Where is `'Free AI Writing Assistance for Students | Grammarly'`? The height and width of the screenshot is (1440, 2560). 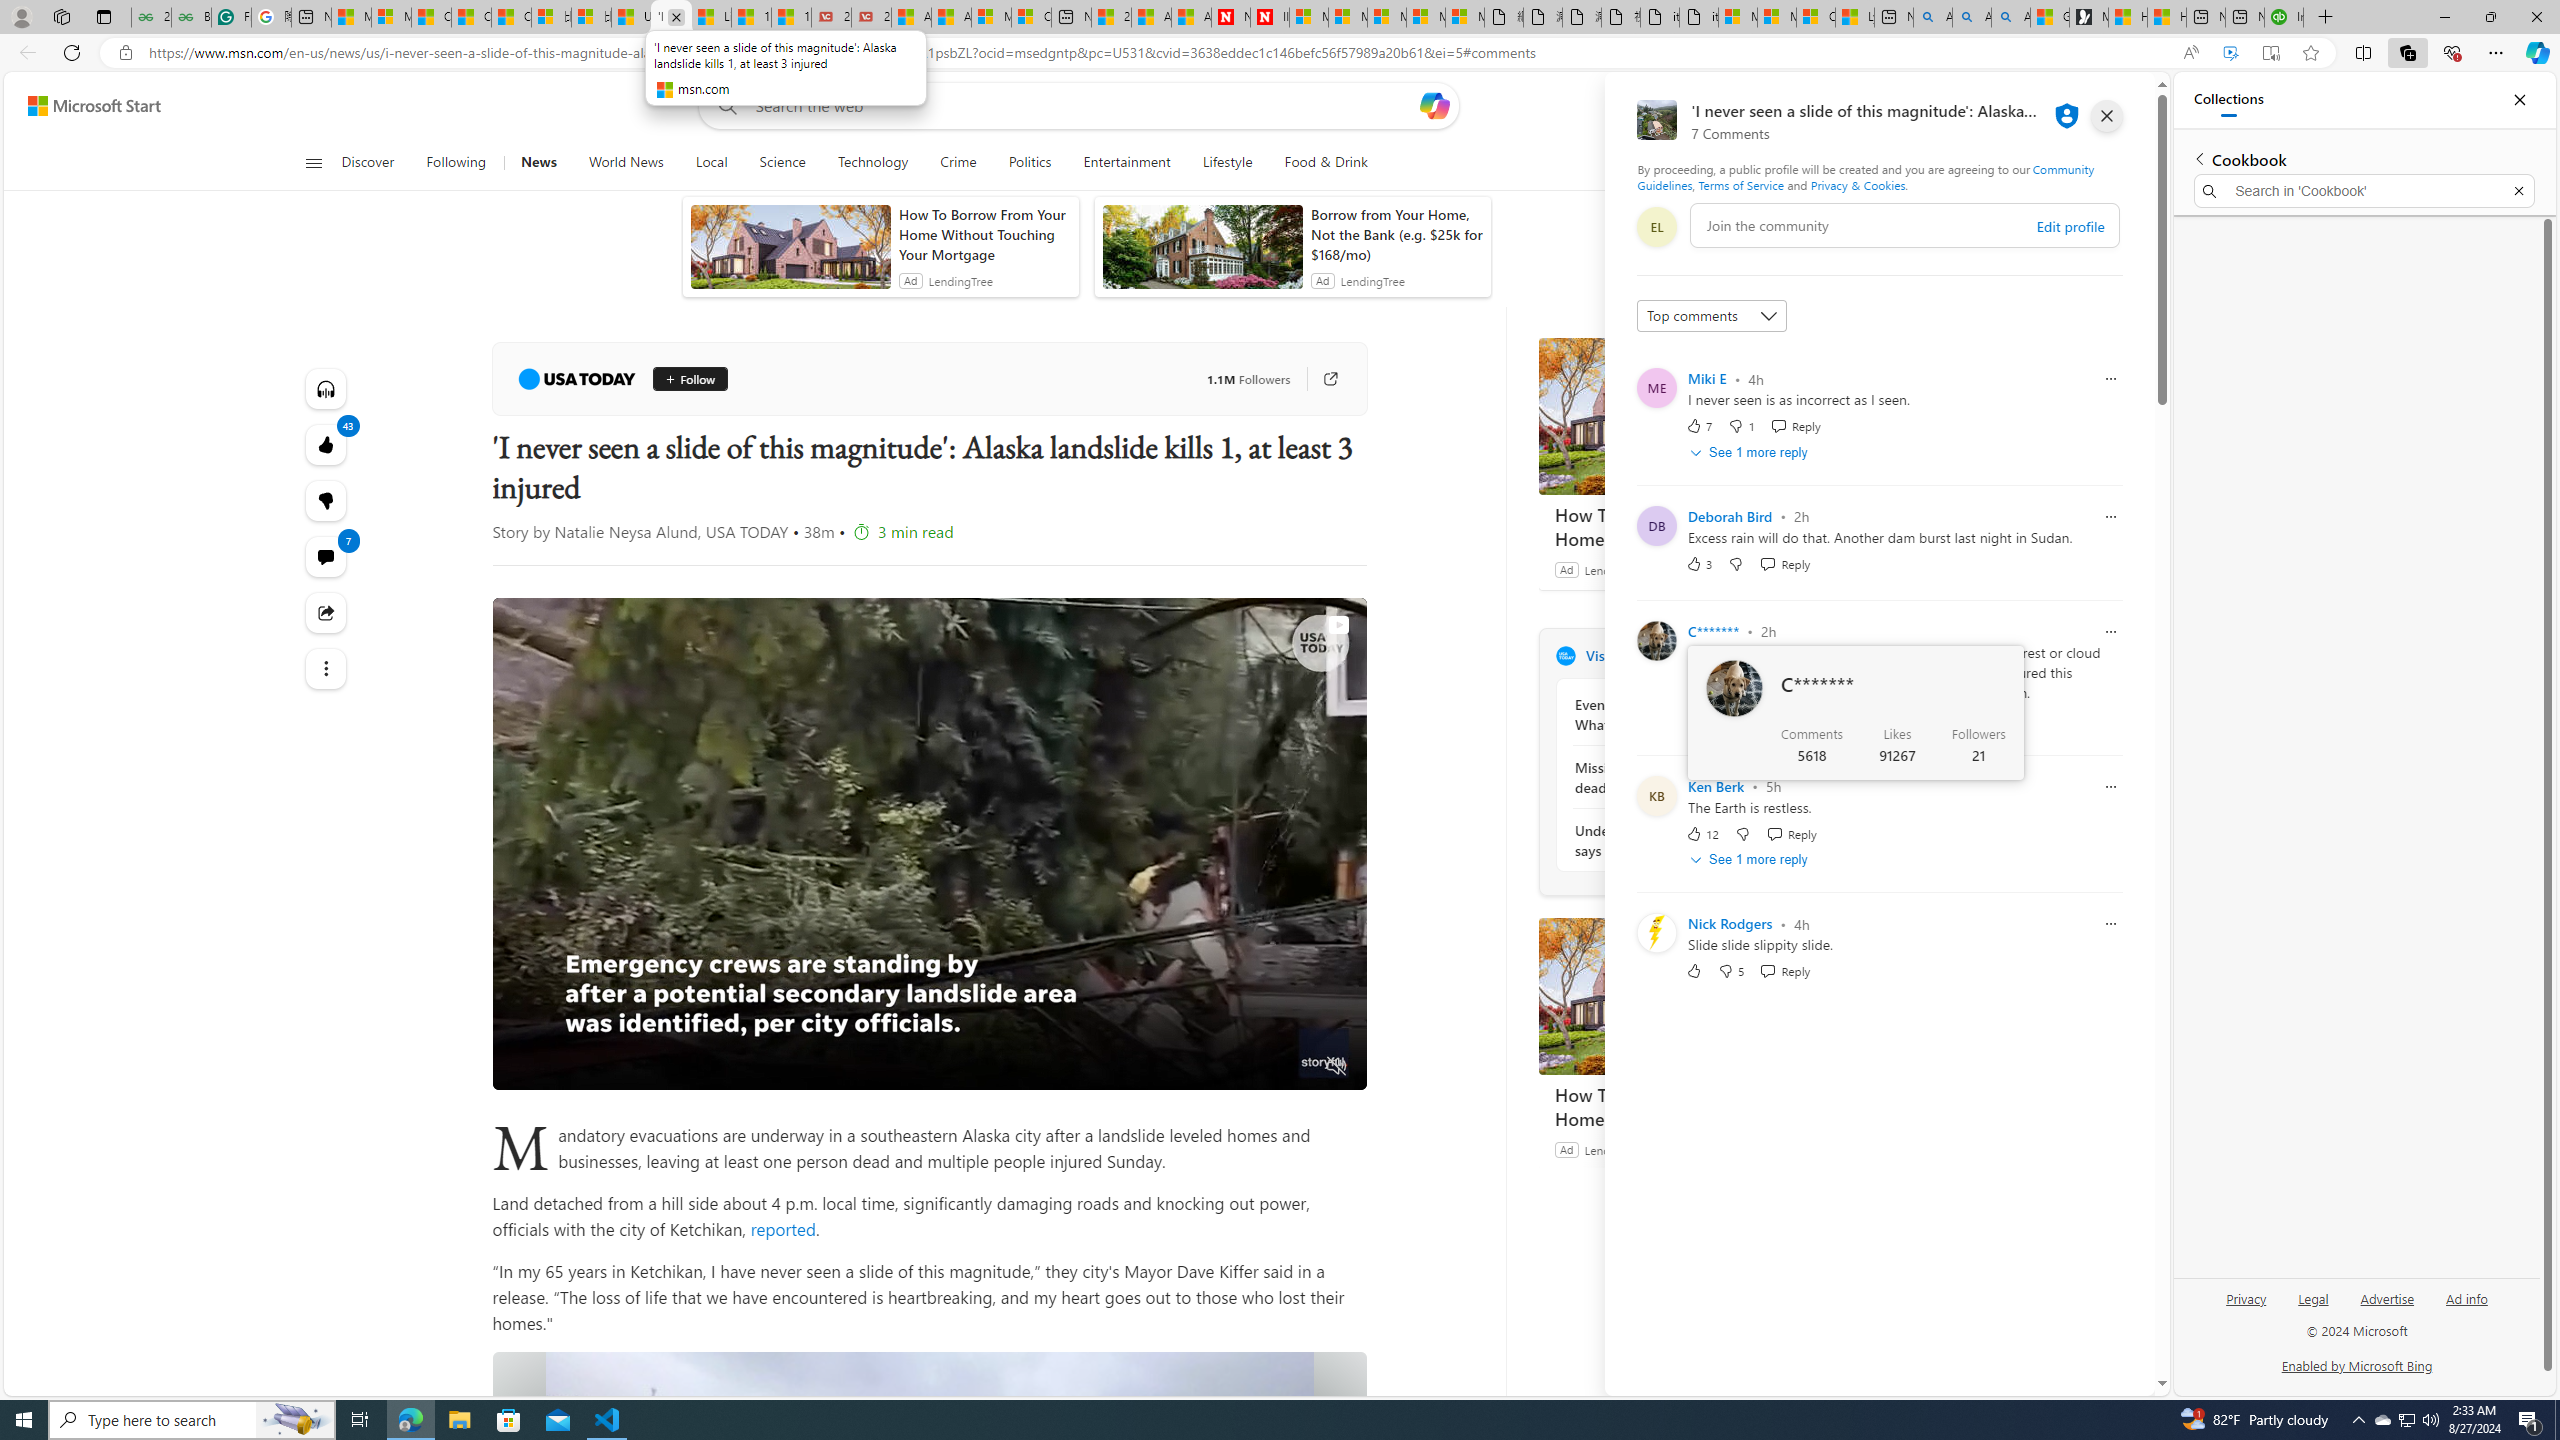
'Free AI Writing Assistance for Students | Grammarly' is located at coordinates (231, 16).